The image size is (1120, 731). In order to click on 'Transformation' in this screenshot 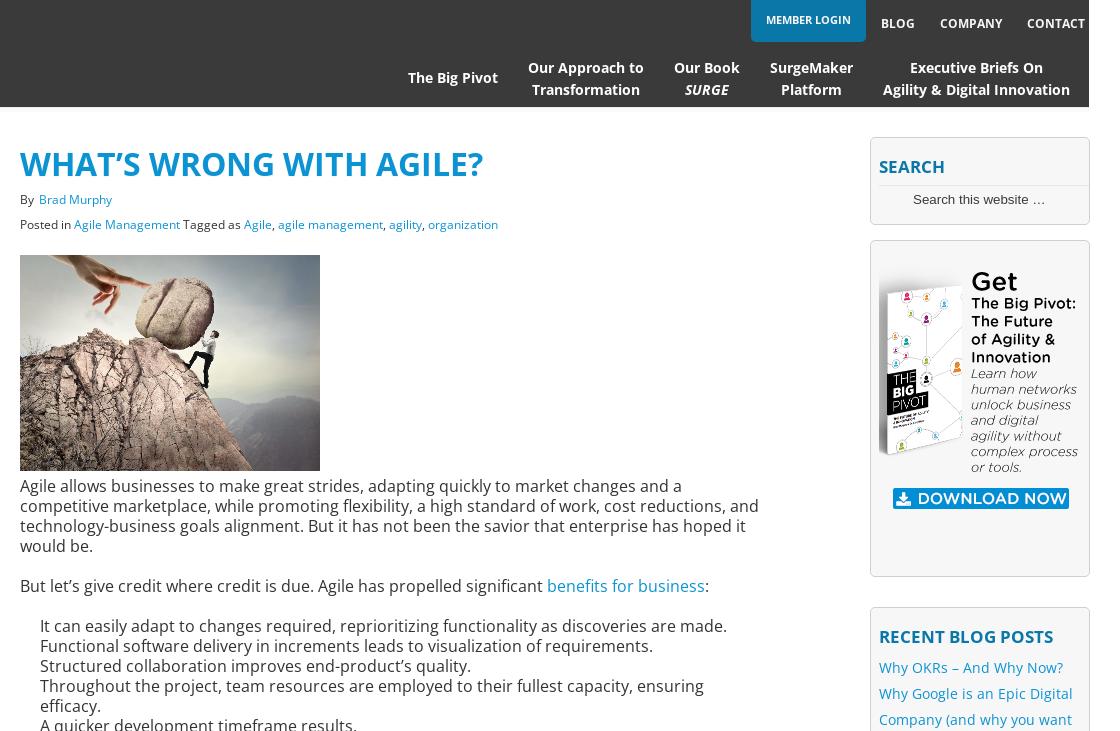, I will do `click(584, 88)`.